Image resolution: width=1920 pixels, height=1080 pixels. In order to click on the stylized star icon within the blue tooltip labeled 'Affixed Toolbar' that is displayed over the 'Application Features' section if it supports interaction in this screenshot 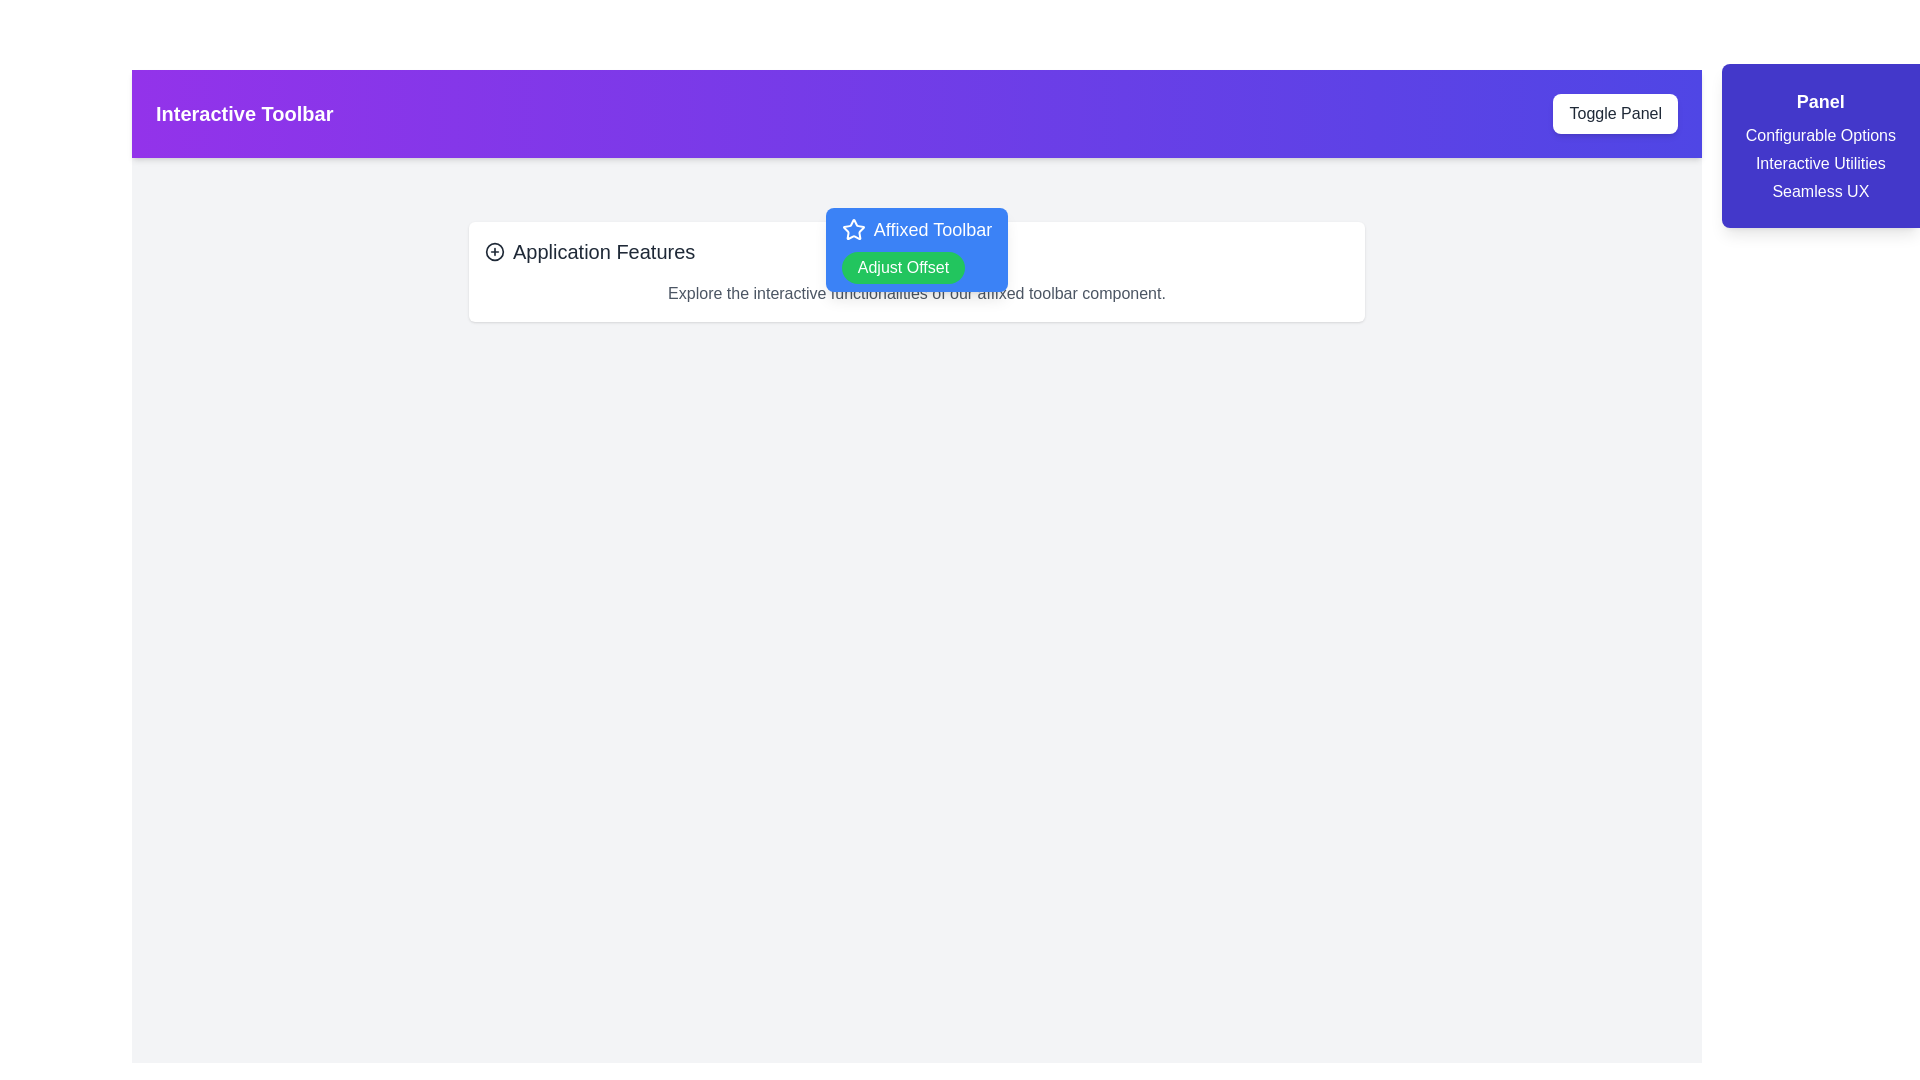, I will do `click(853, 228)`.